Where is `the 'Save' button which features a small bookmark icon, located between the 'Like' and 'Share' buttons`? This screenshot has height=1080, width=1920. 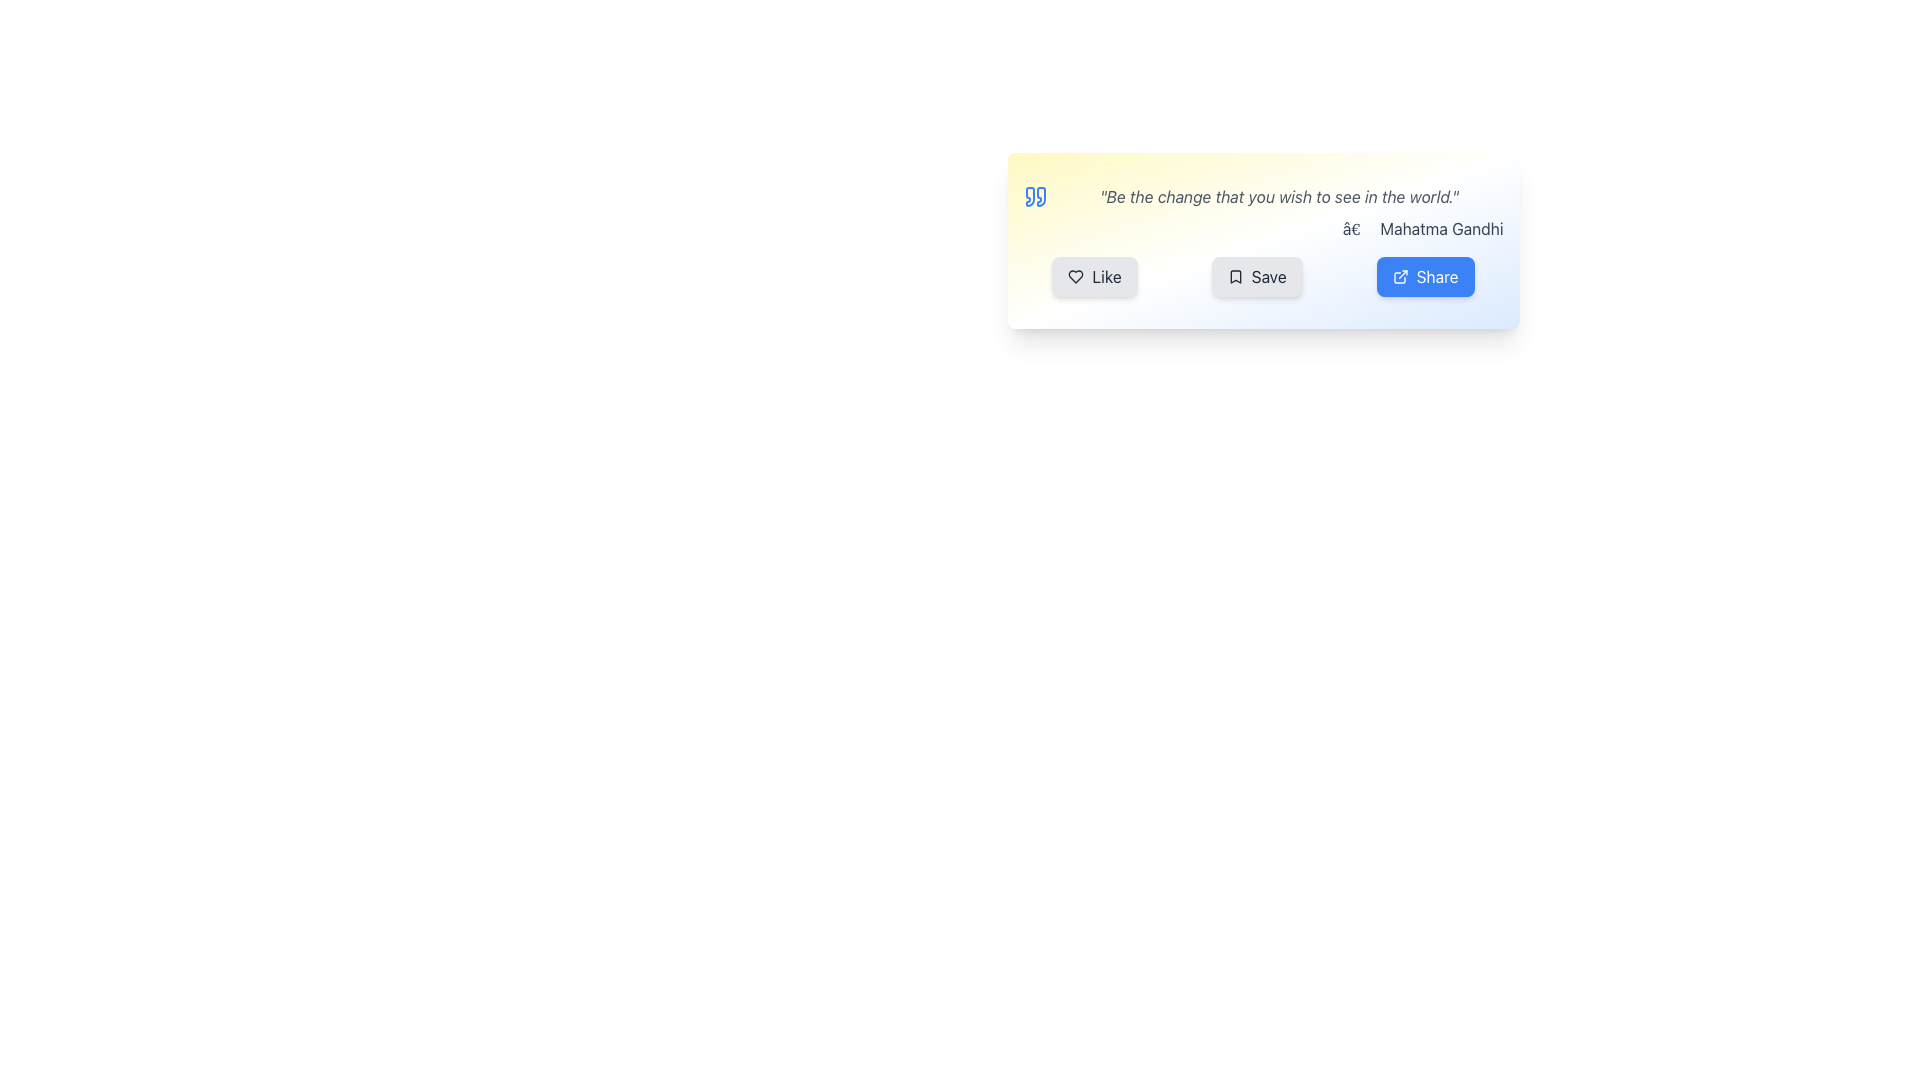 the 'Save' button which features a small bookmark icon, located between the 'Like' and 'Share' buttons is located at coordinates (1234, 277).